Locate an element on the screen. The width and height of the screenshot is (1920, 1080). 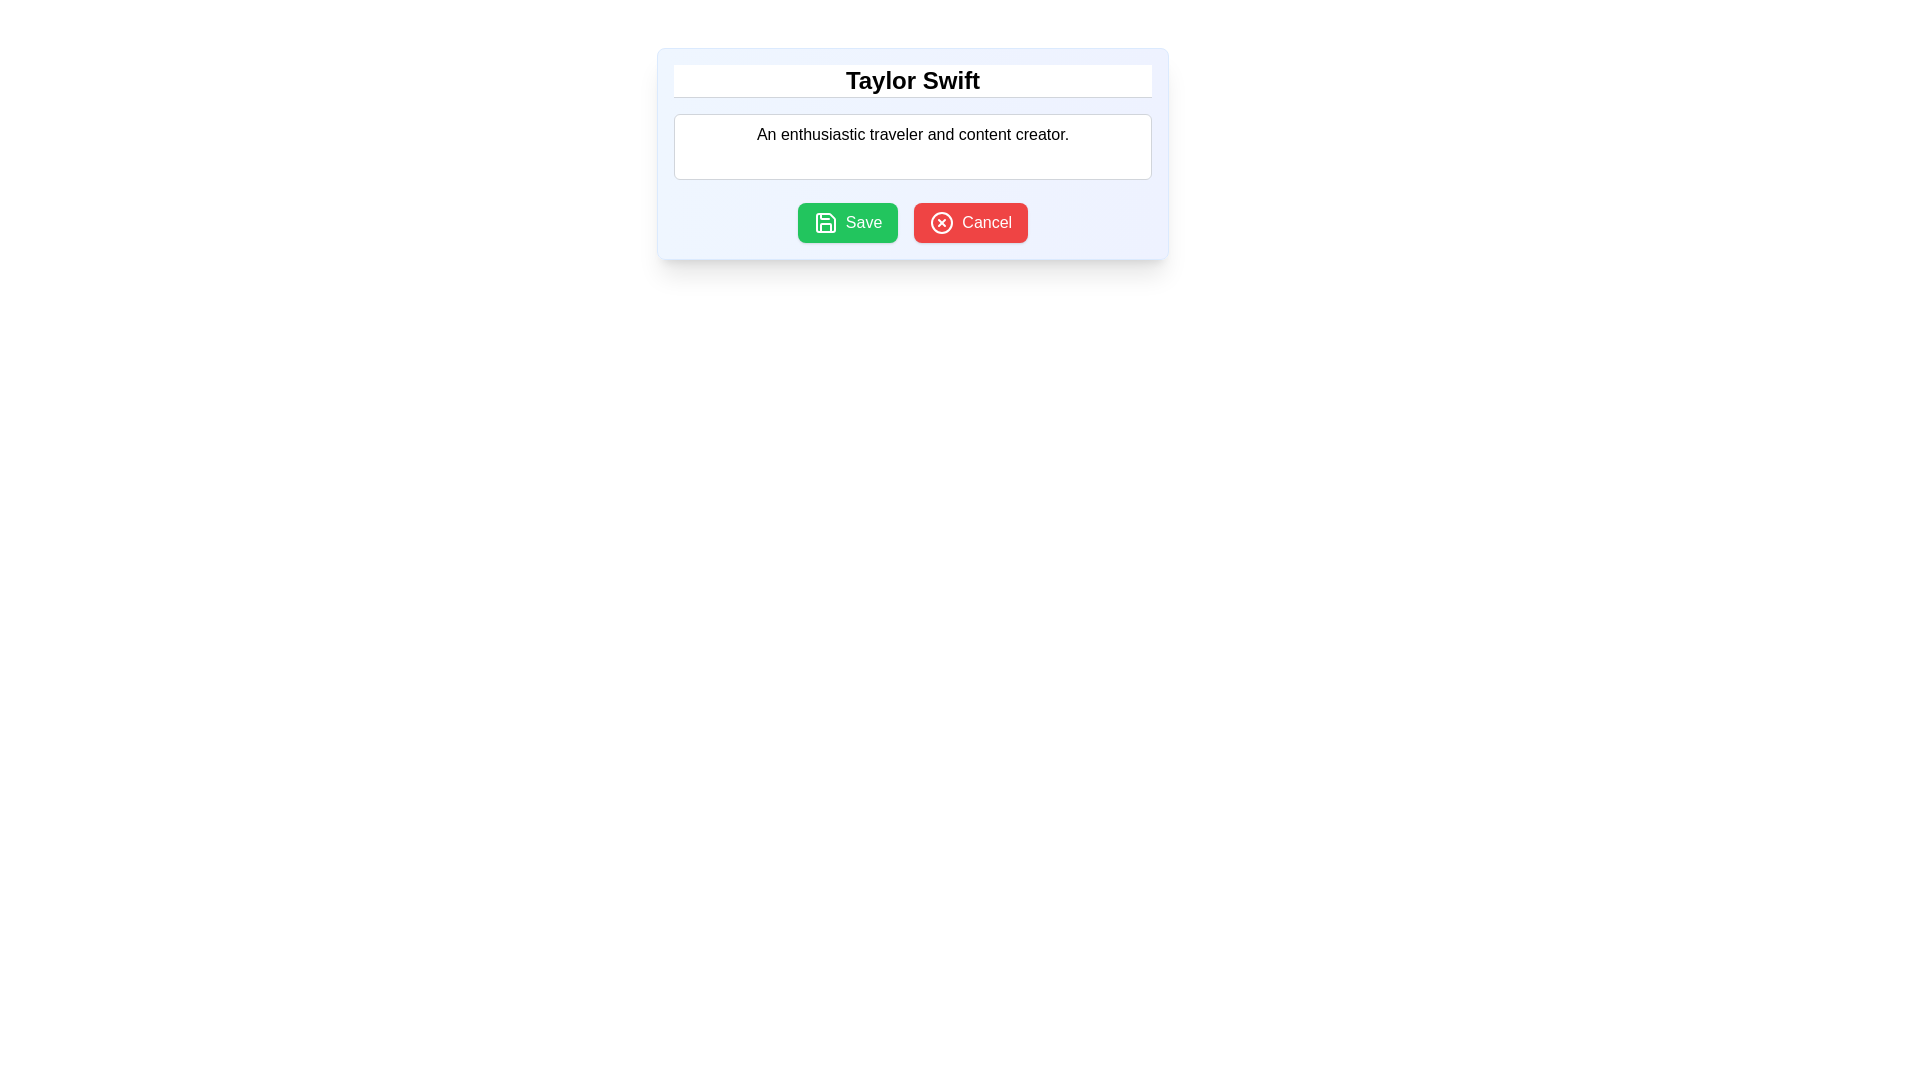
the text input field below the header 'Taylor Swift' to focus on it is located at coordinates (911, 126).